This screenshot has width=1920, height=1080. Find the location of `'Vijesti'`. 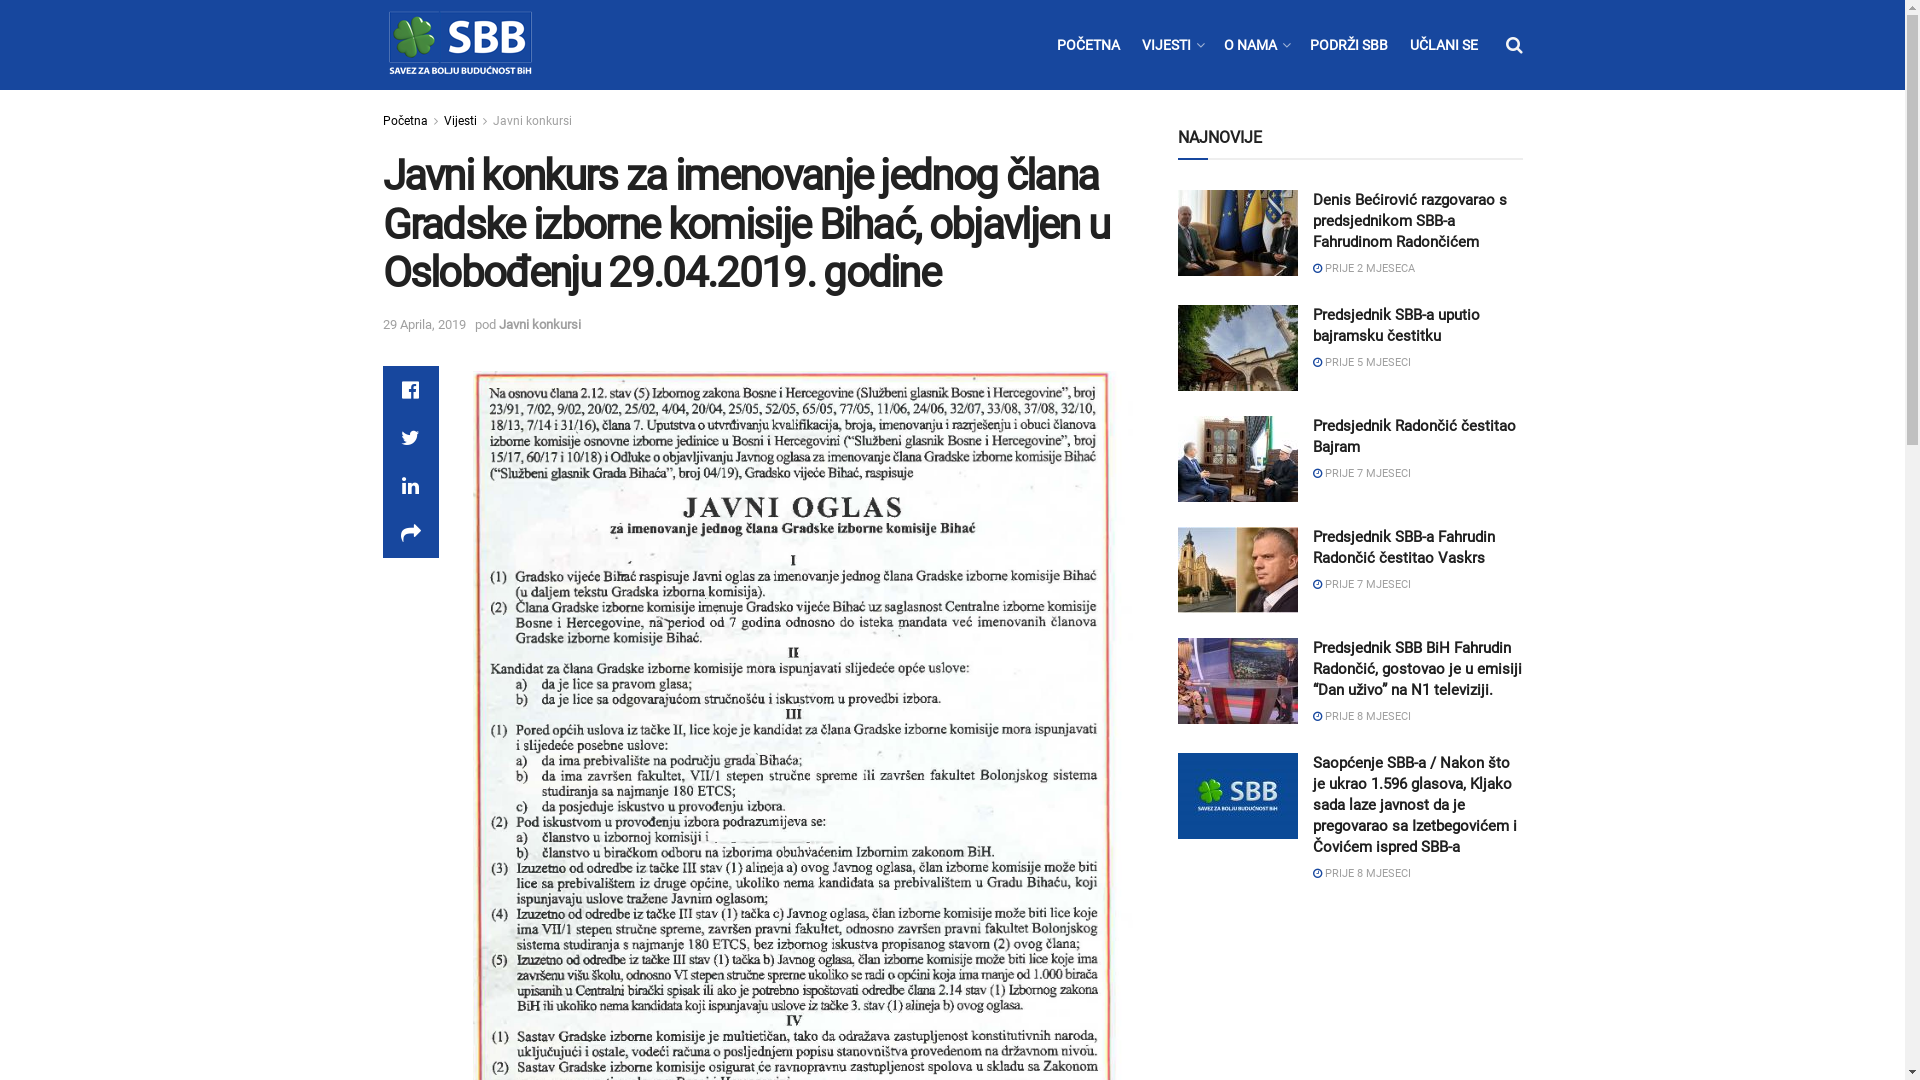

'Vijesti' is located at coordinates (459, 120).